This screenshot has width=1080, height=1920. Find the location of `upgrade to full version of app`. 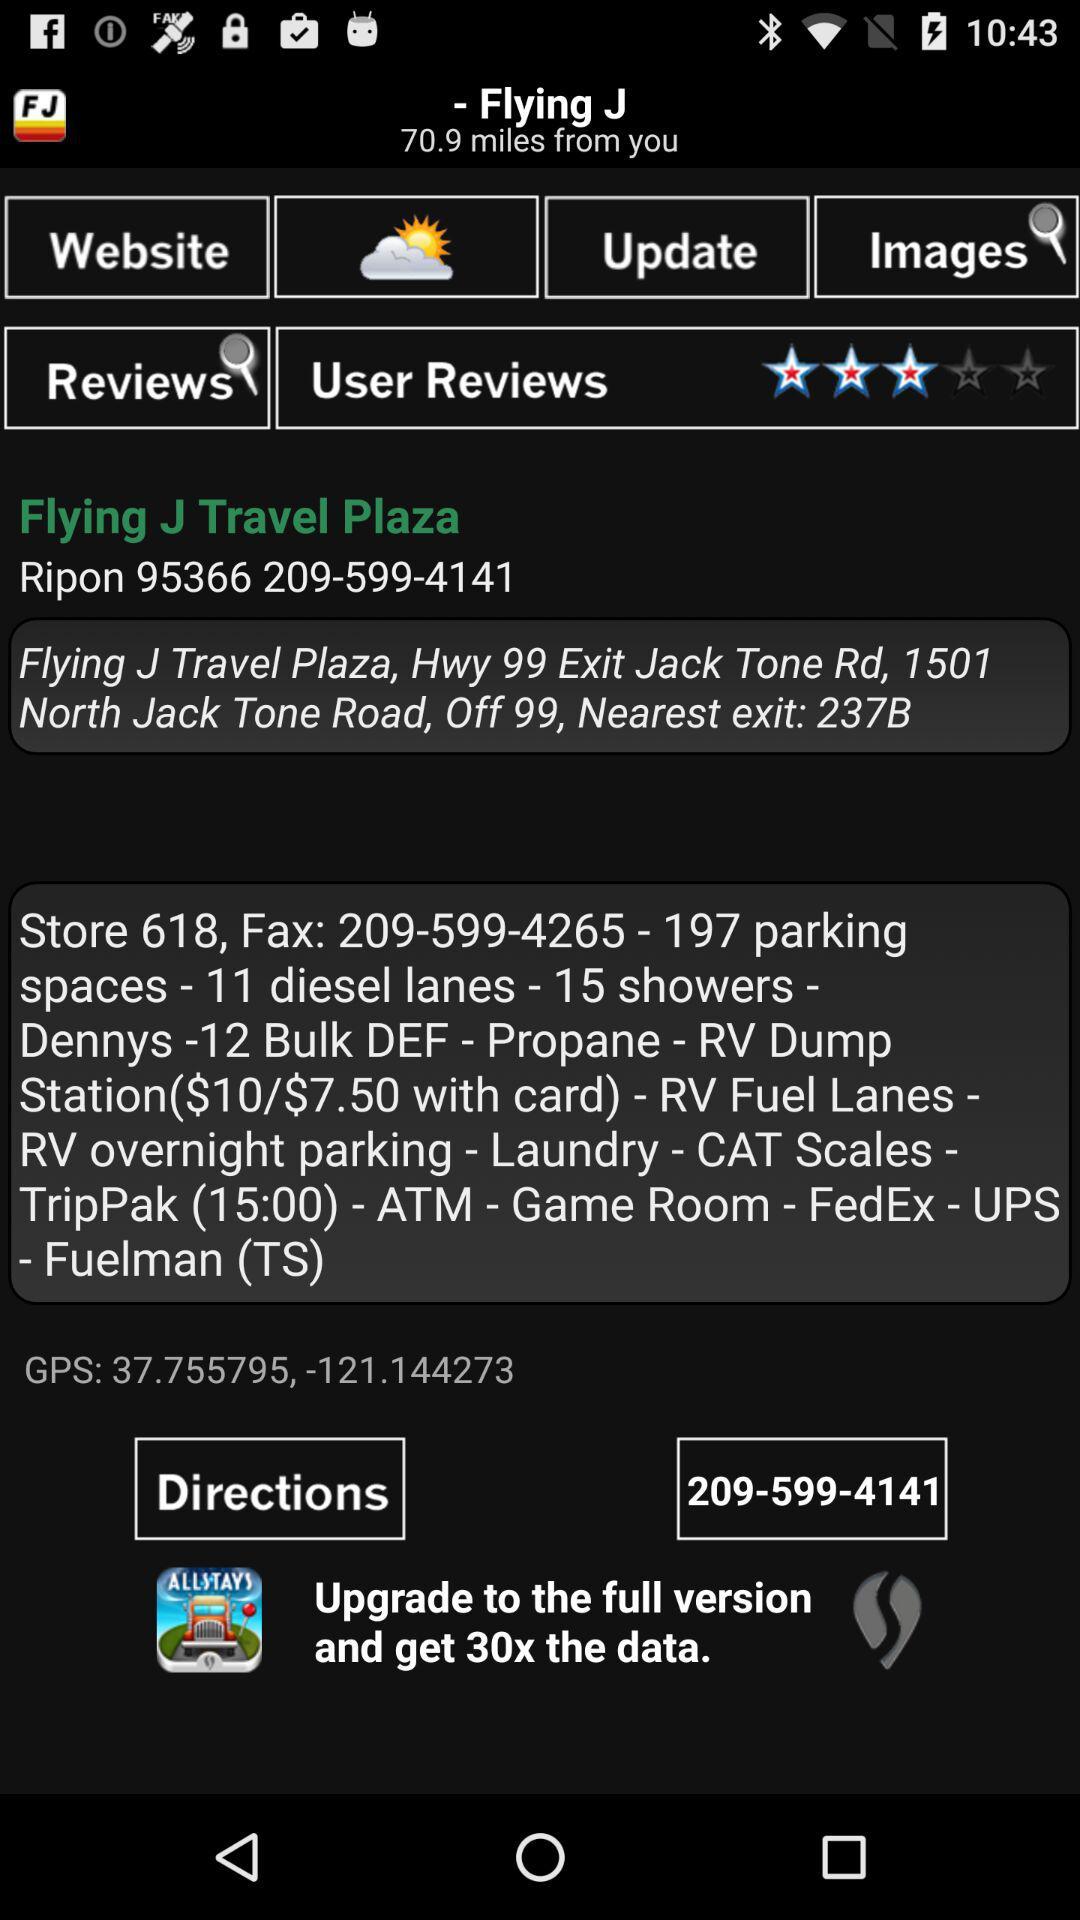

upgrade to full version of app is located at coordinates (209, 1620).